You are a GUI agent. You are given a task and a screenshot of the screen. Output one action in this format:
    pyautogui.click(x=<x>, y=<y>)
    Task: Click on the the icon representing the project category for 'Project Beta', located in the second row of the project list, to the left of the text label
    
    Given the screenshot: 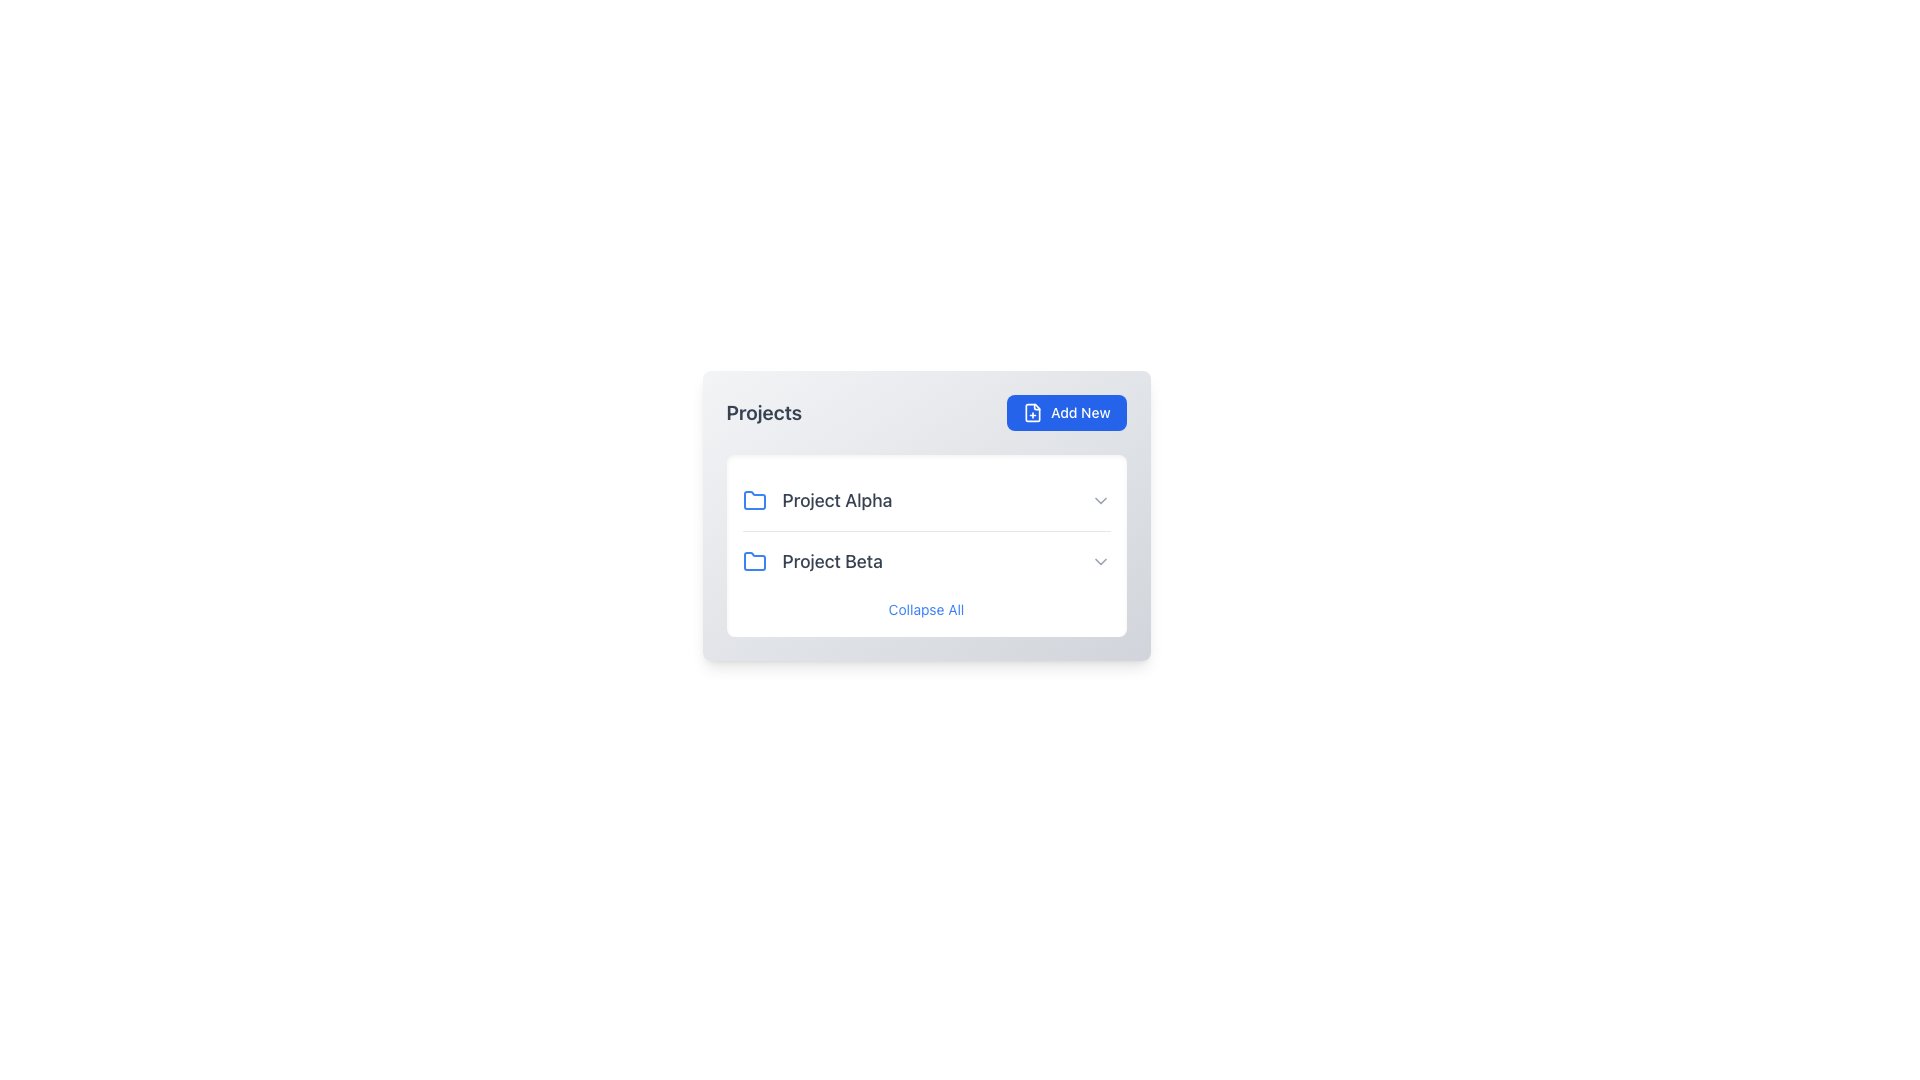 What is the action you would take?
    pyautogui.click(x=753, y=562)
    